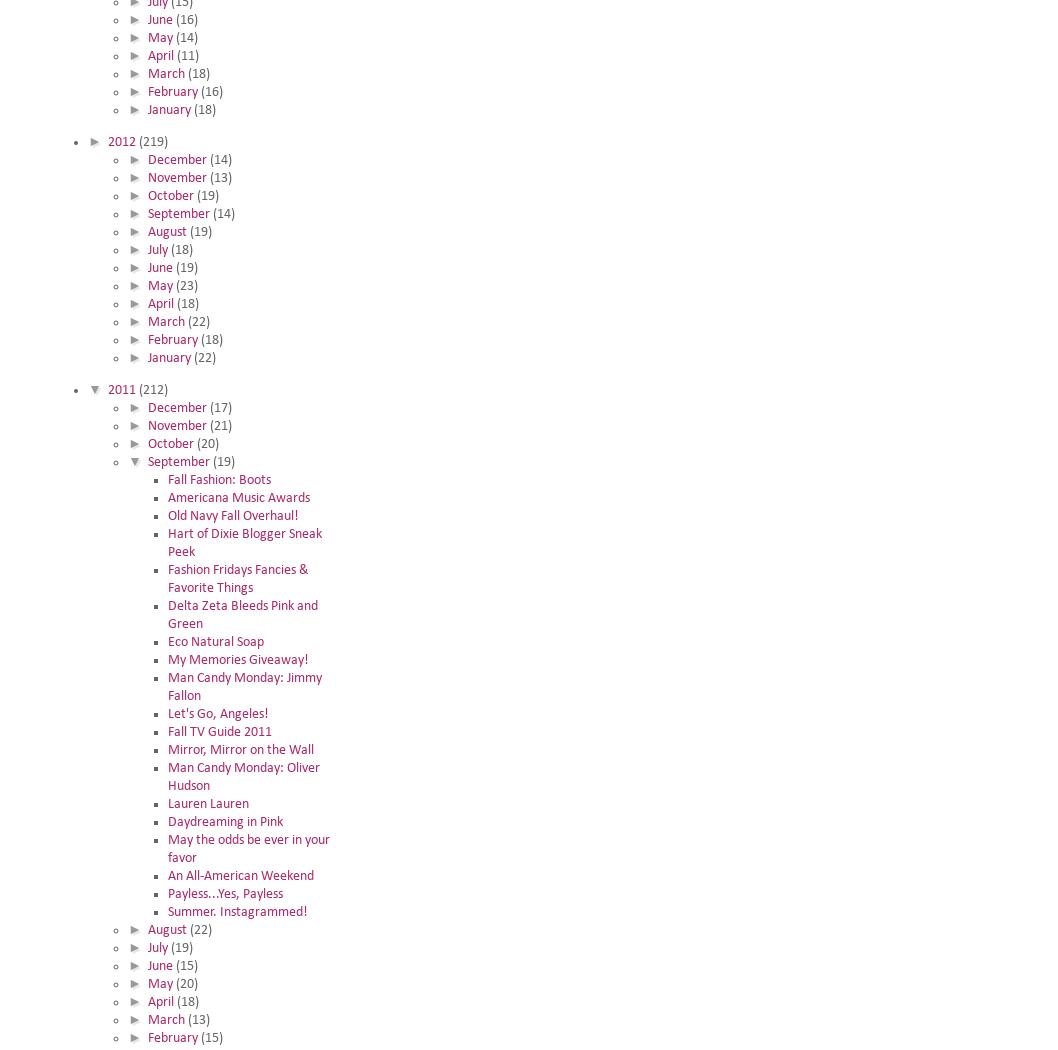  What do you see at coordinates (219, 408) in the screenshot?
I see `'(17)'` at bounding box center [219, 408].